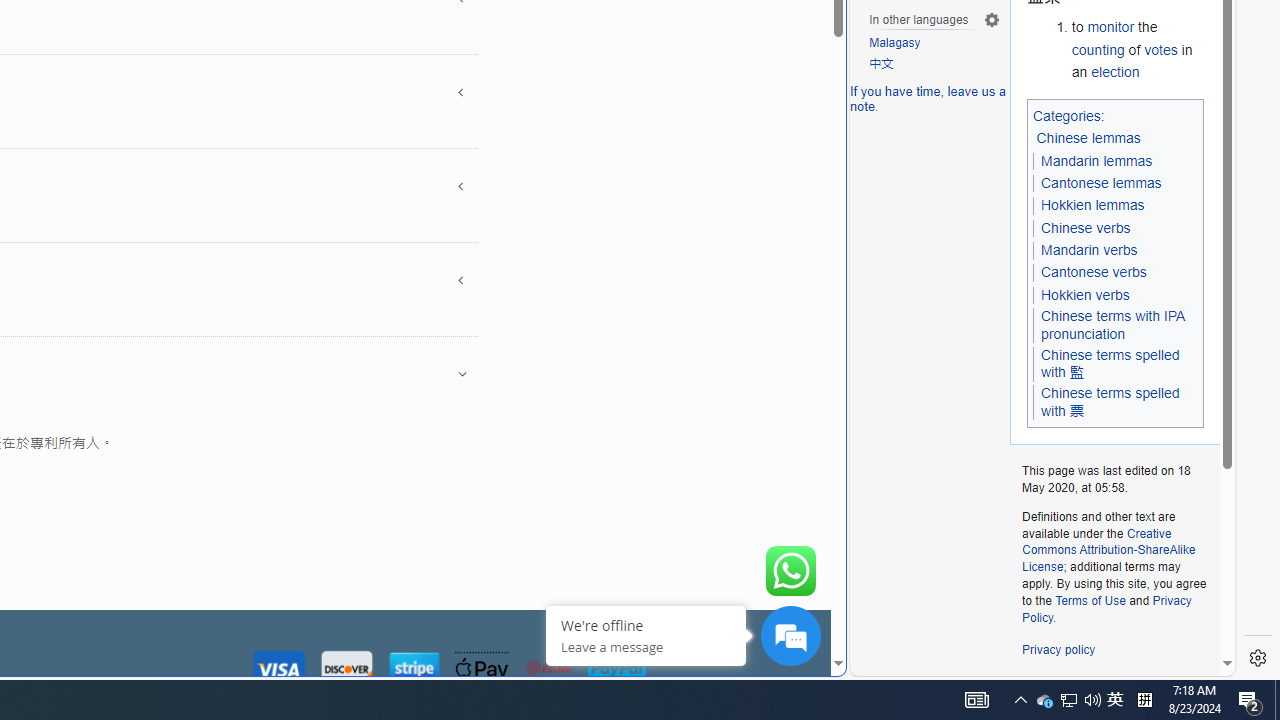  I want to click on 'monitor', so click(1110, 27).